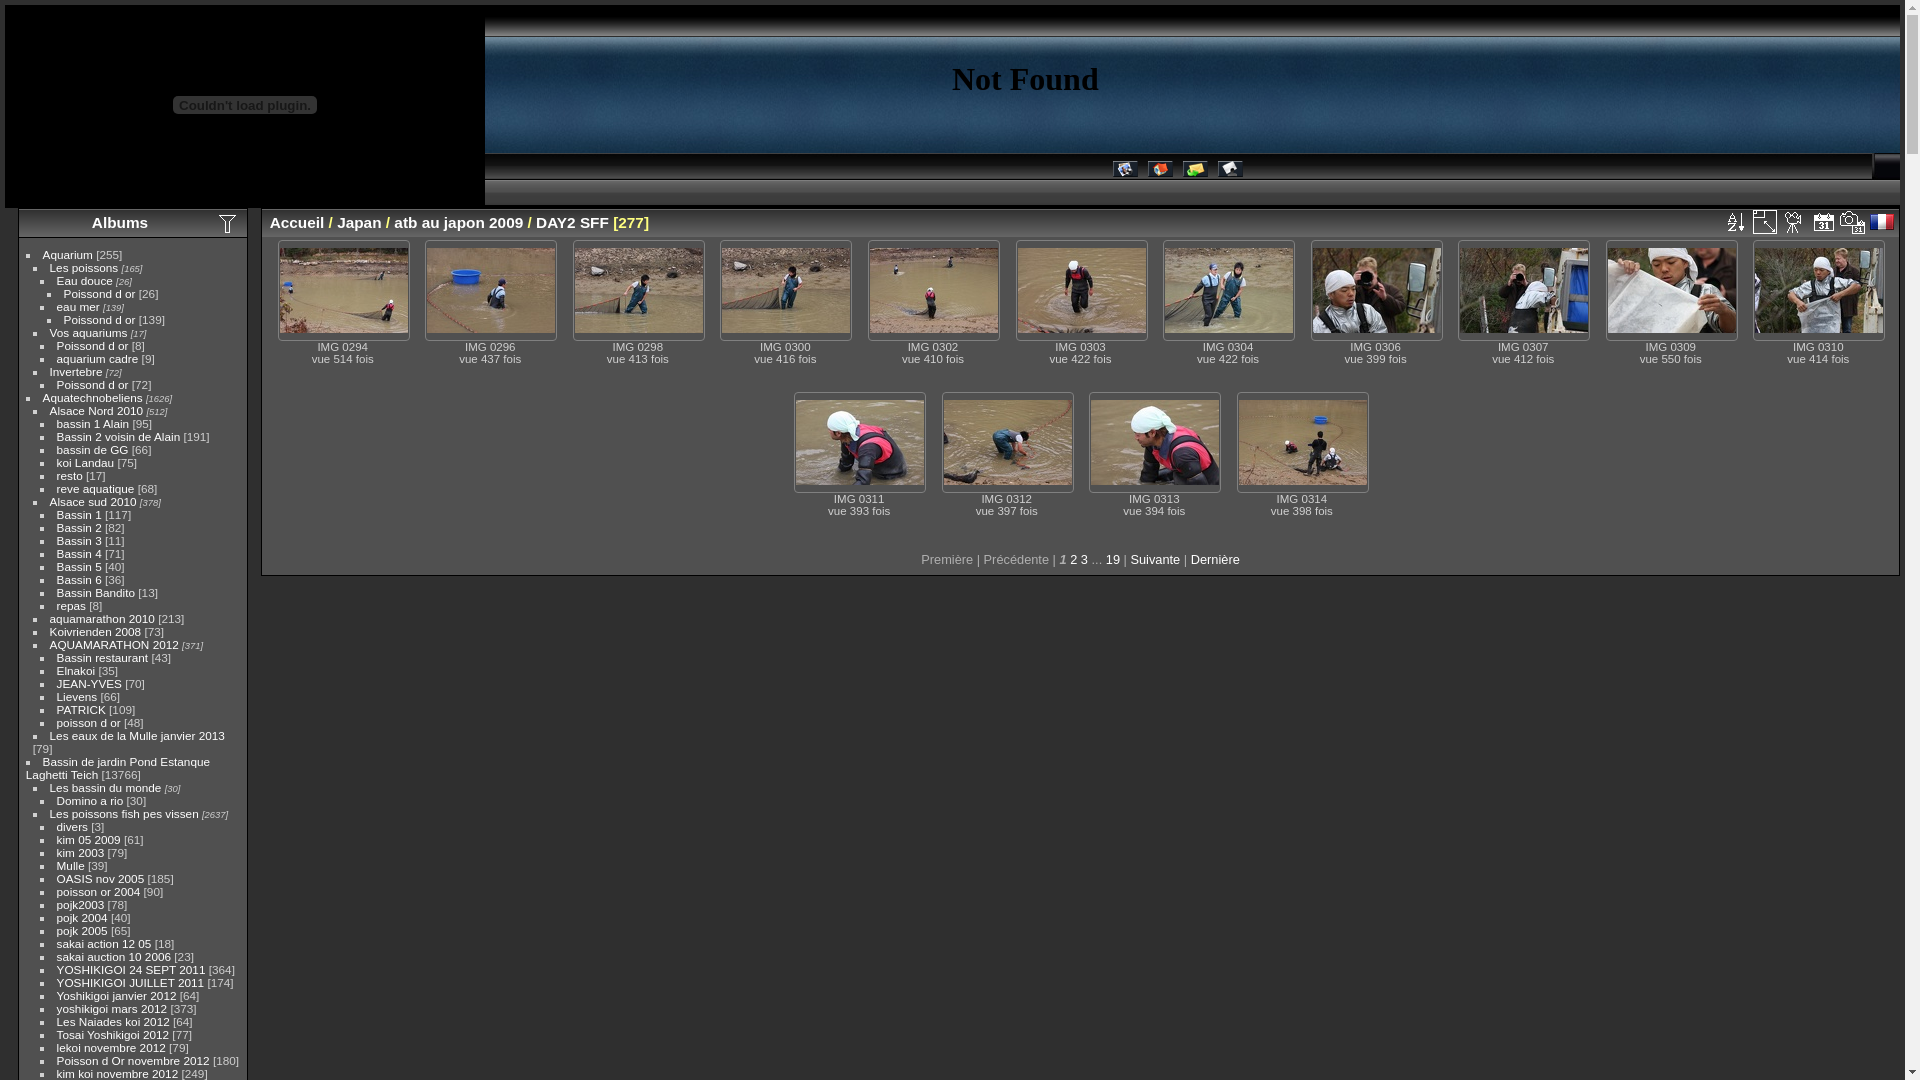  I want to click on 'Aquarium', so click(43, 253).